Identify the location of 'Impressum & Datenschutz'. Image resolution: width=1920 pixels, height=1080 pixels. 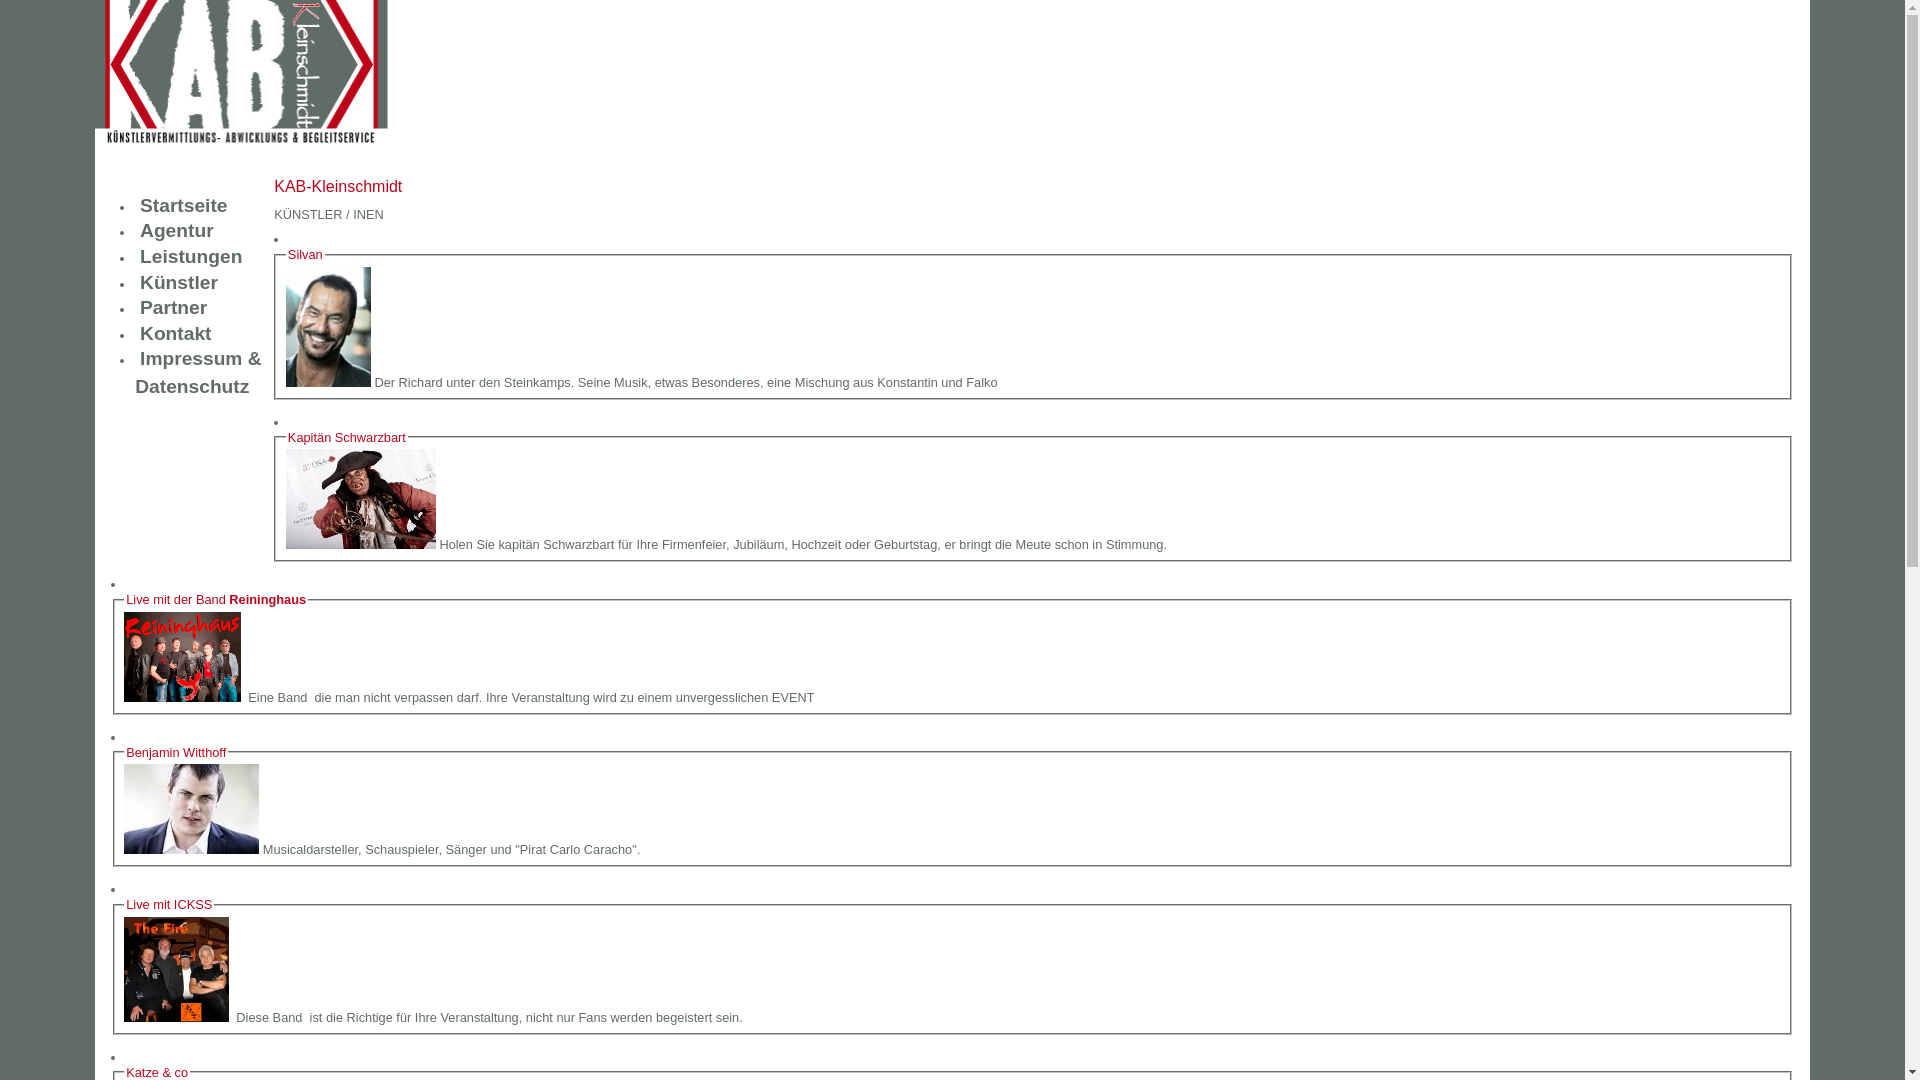
(197, 372).